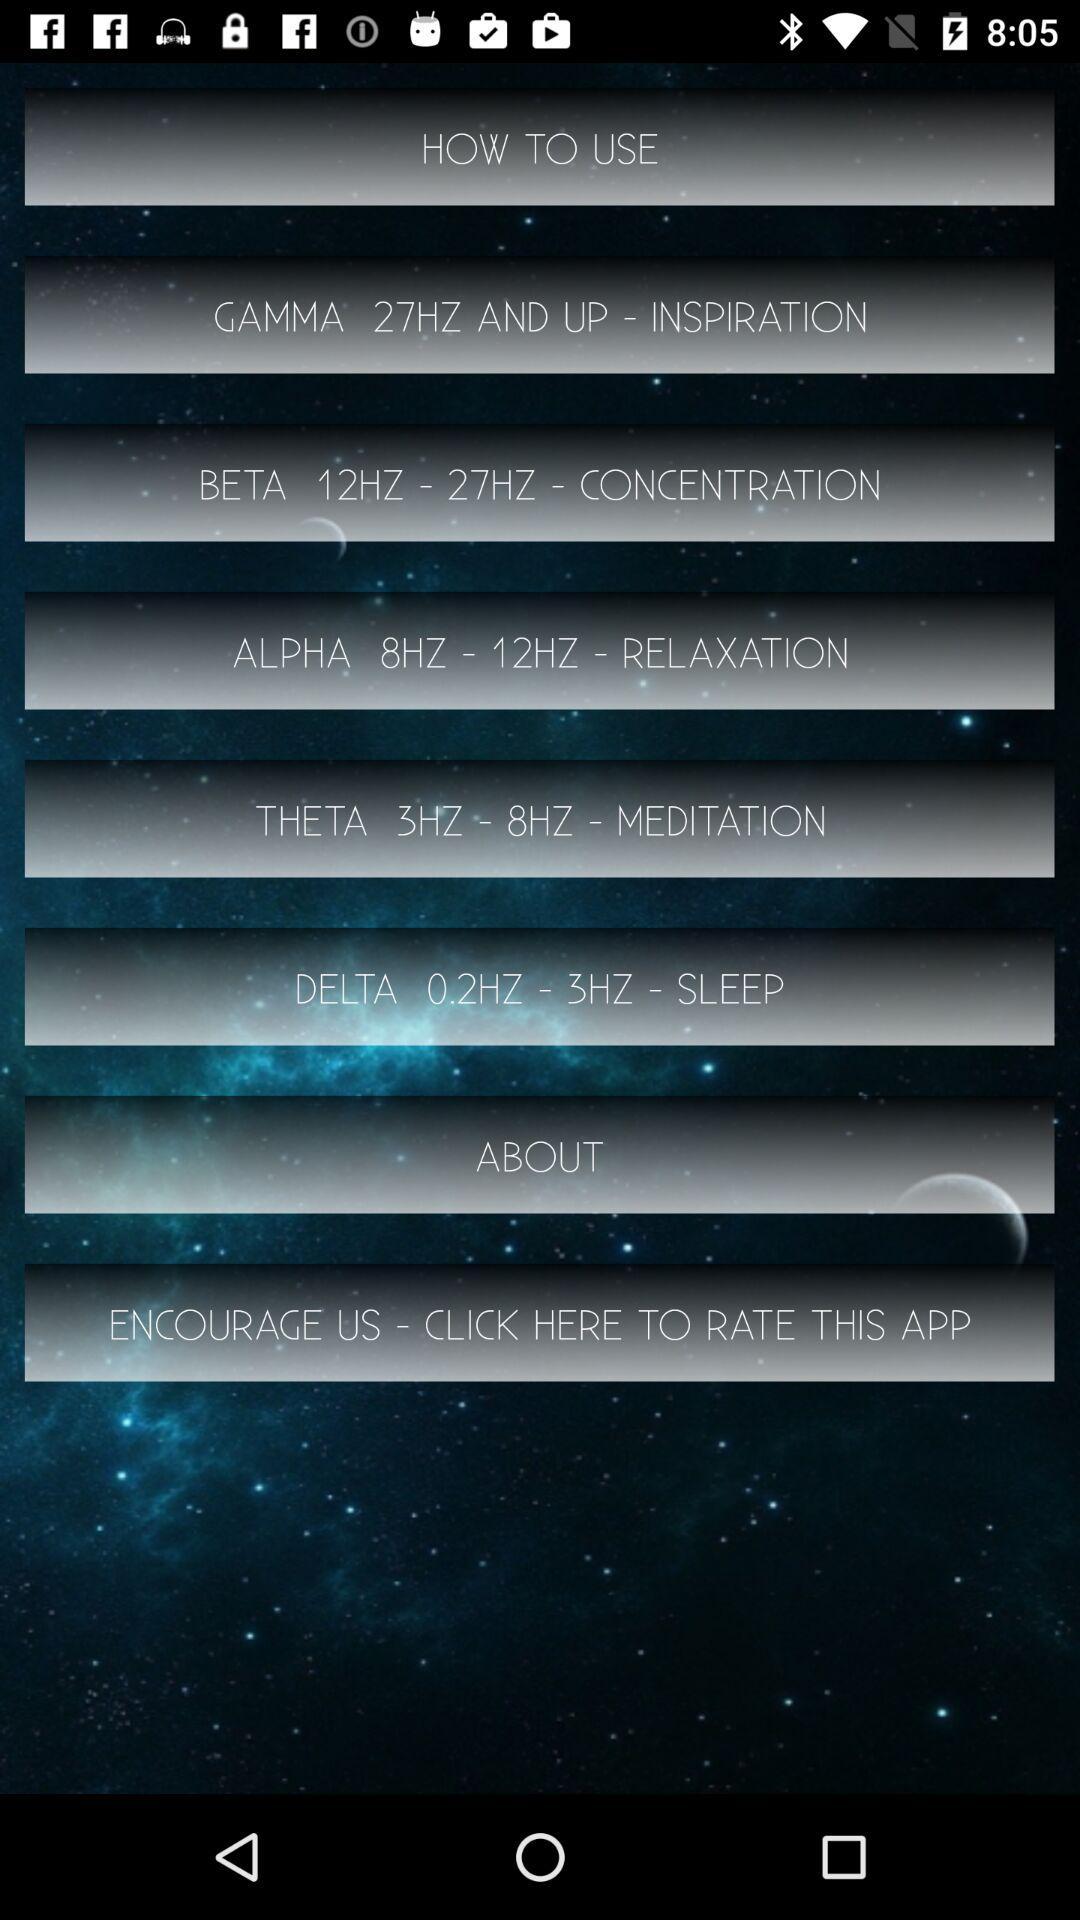 This screenshot has width=1080, height=1920. I want to click on the item below the delta 0 2hz item, so click(540, 1155).